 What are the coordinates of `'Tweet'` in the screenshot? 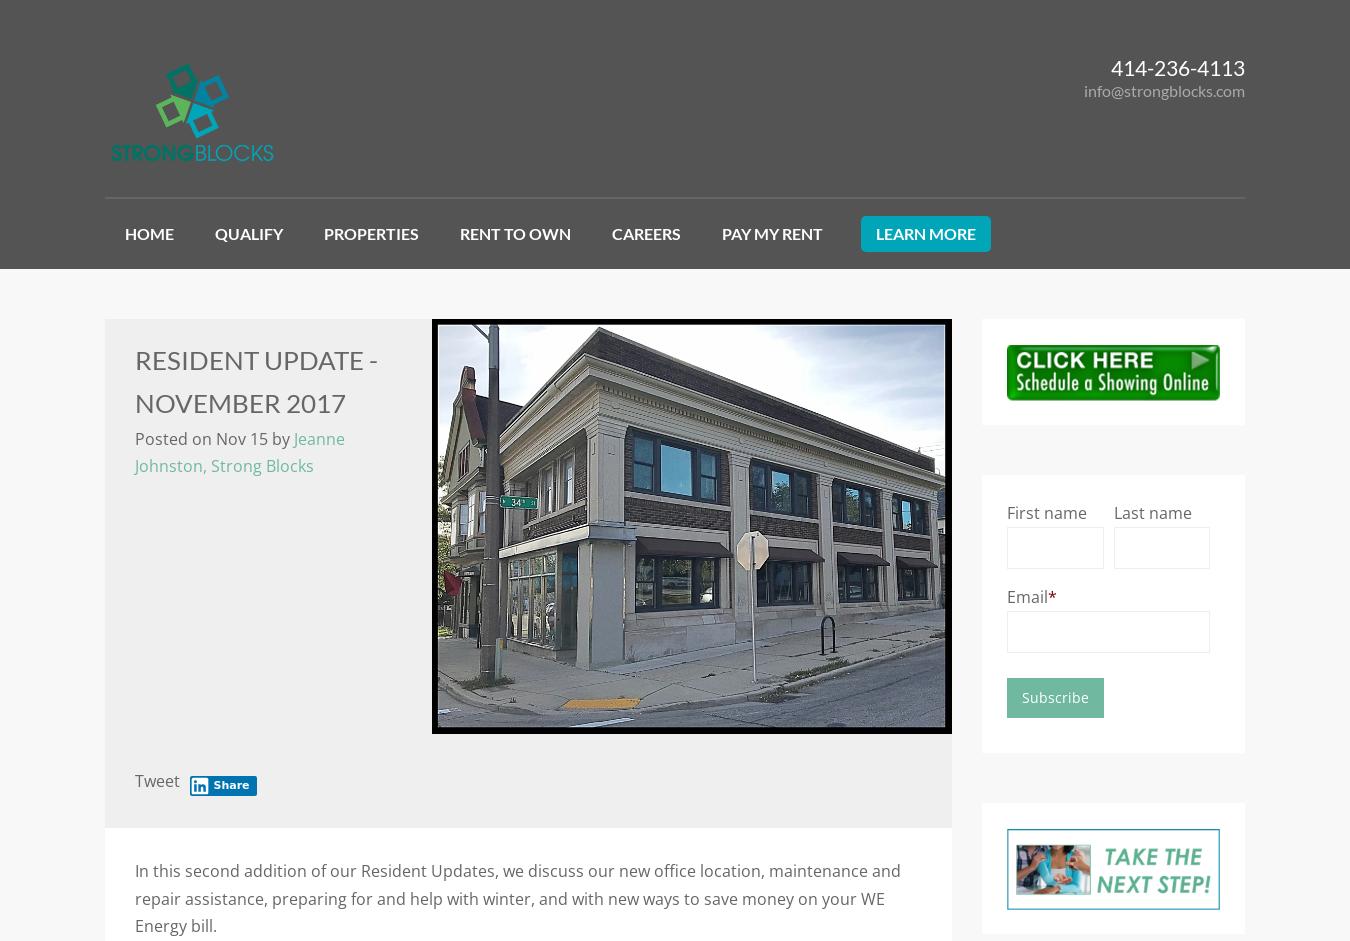 It's located at (157, 781).